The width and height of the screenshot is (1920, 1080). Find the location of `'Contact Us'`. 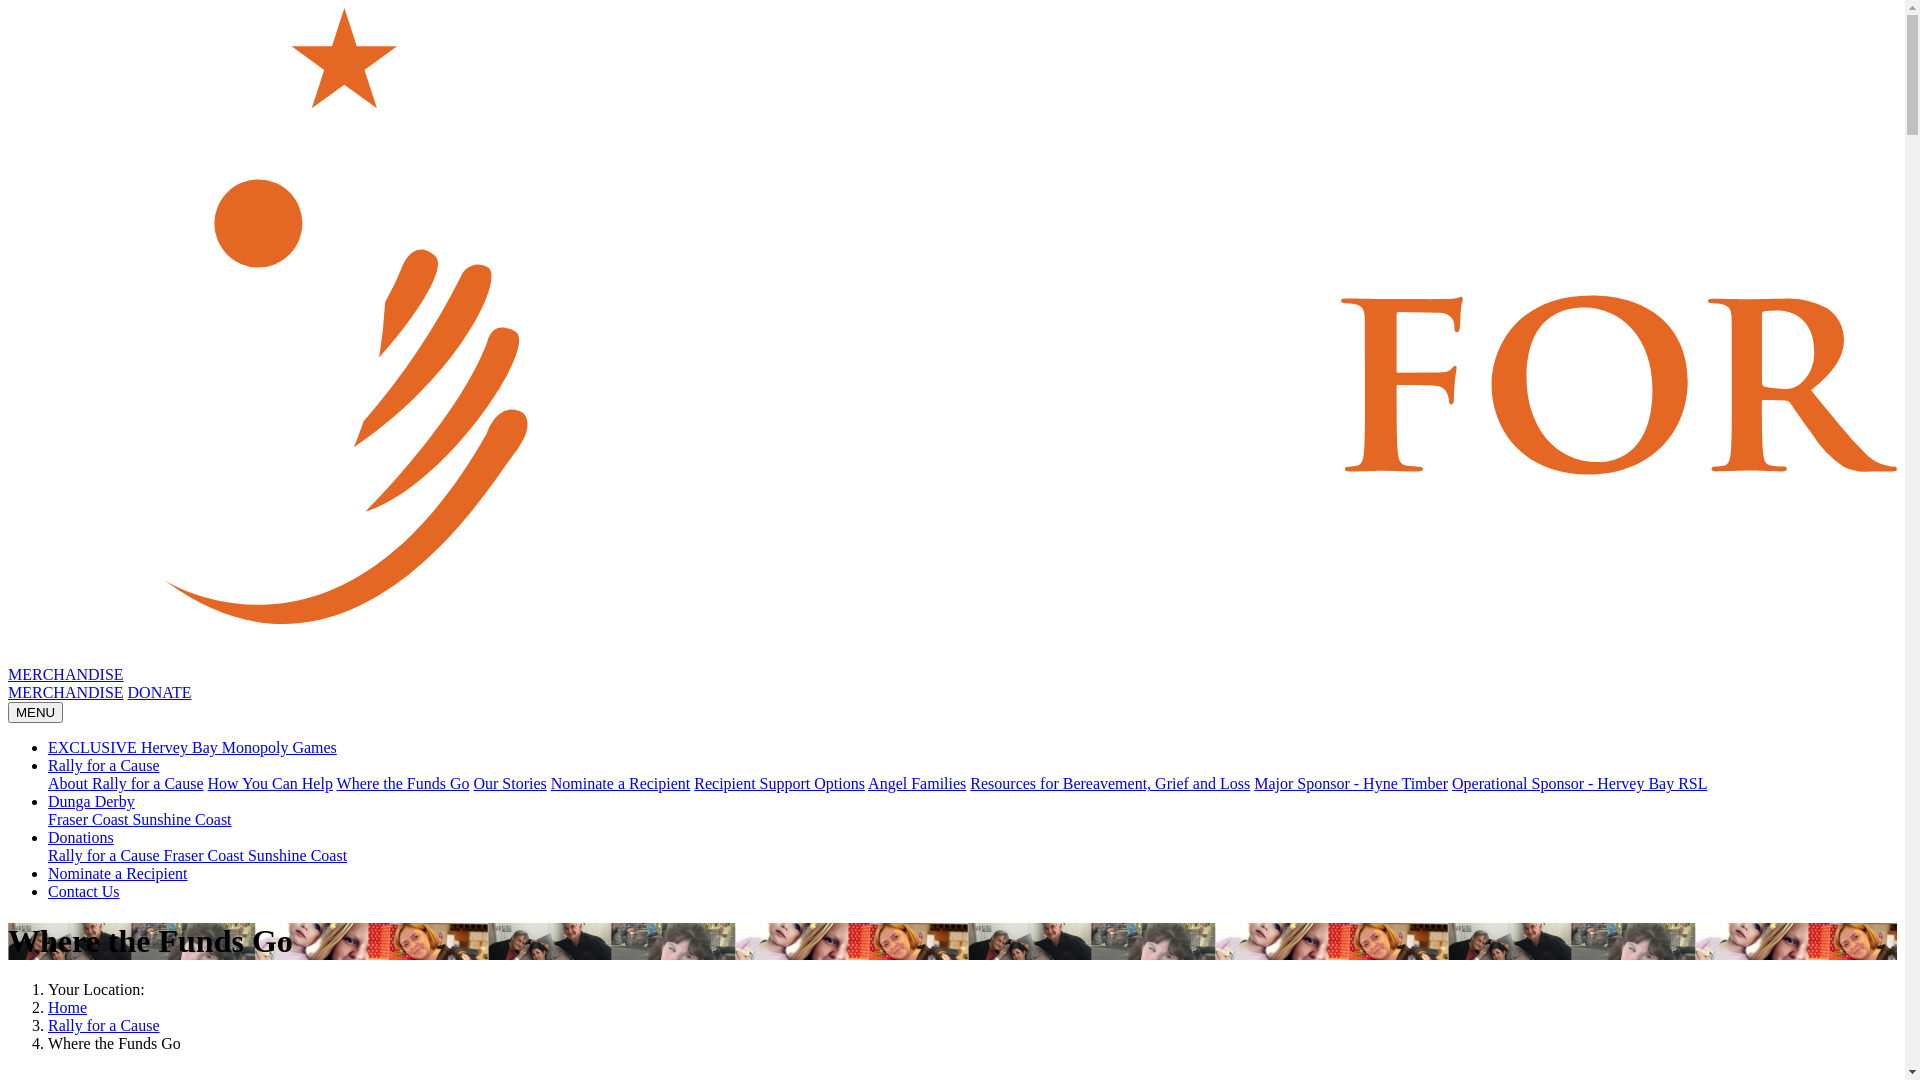

'Contact Us' is located at coordinates (82, 890).